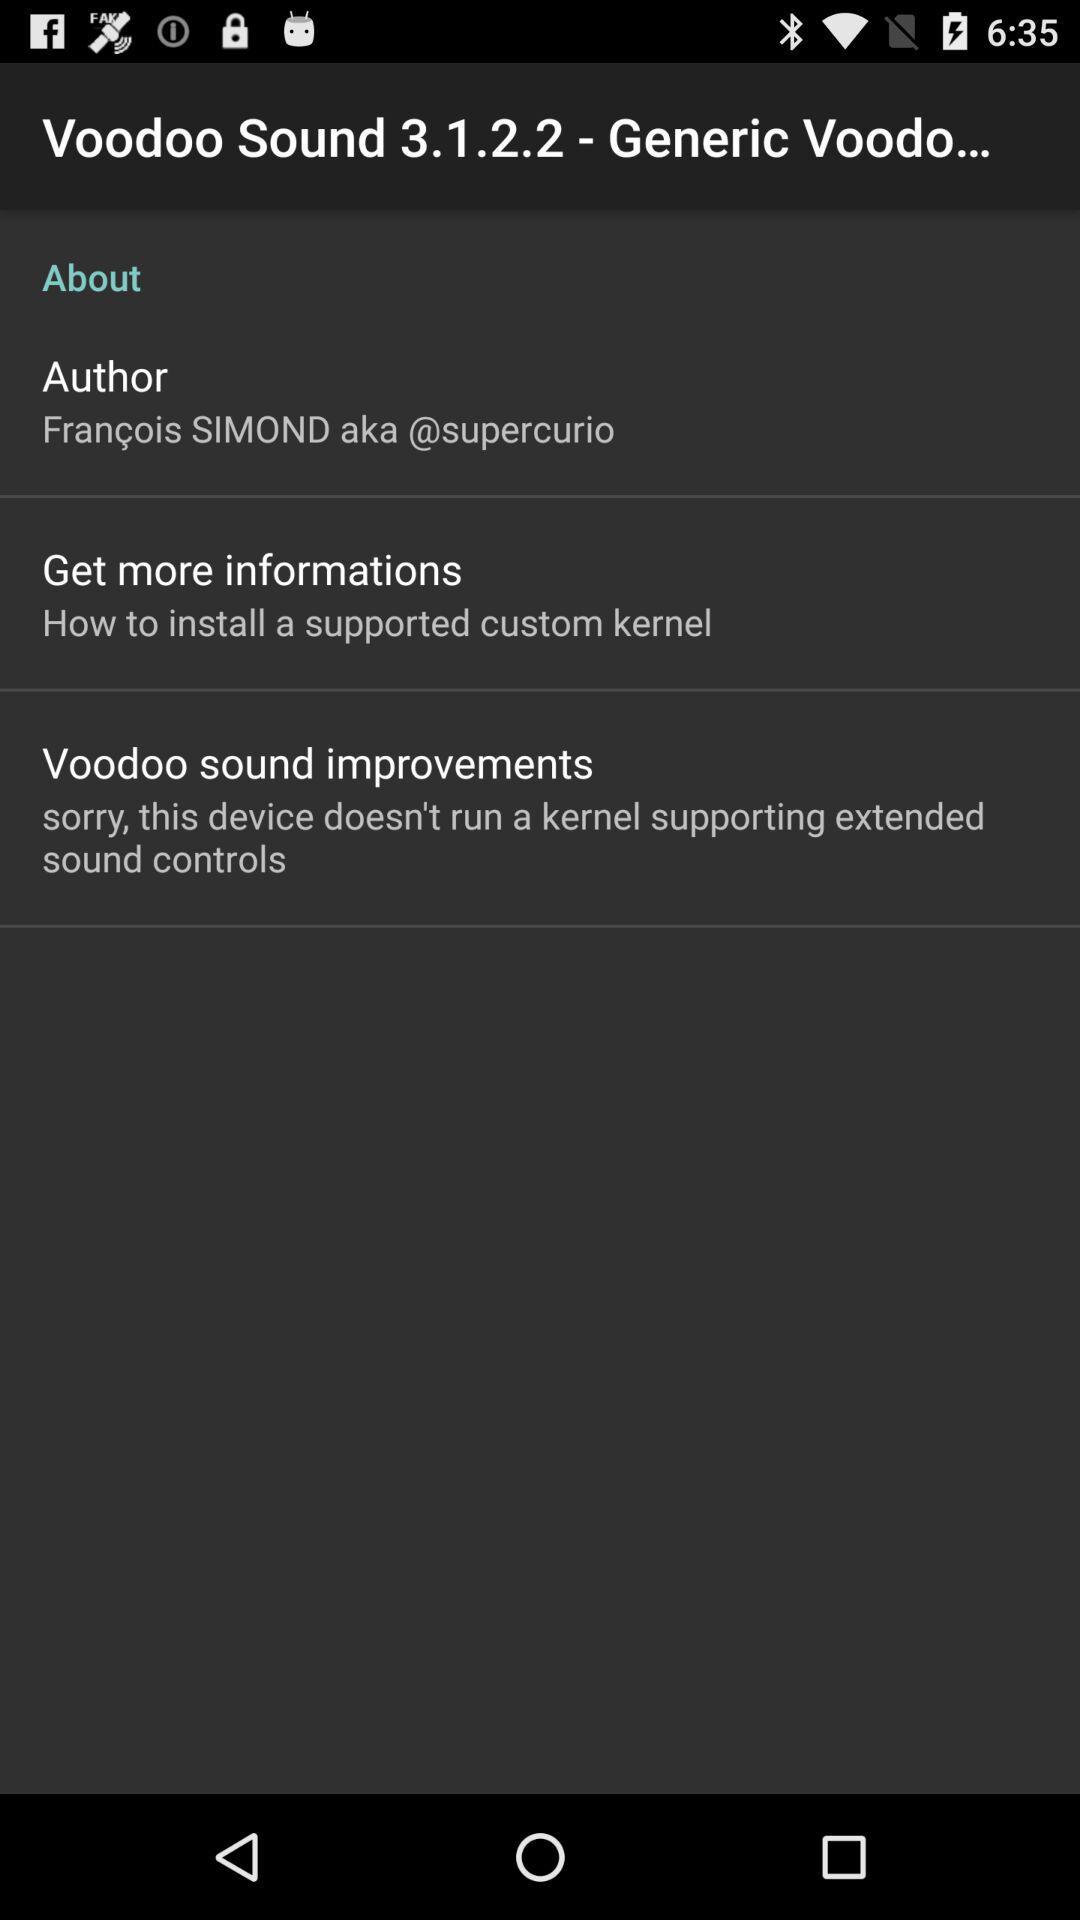 This screenshot has width=1080, height=1920. I want to click on the app below the about app, so click(104, 374).